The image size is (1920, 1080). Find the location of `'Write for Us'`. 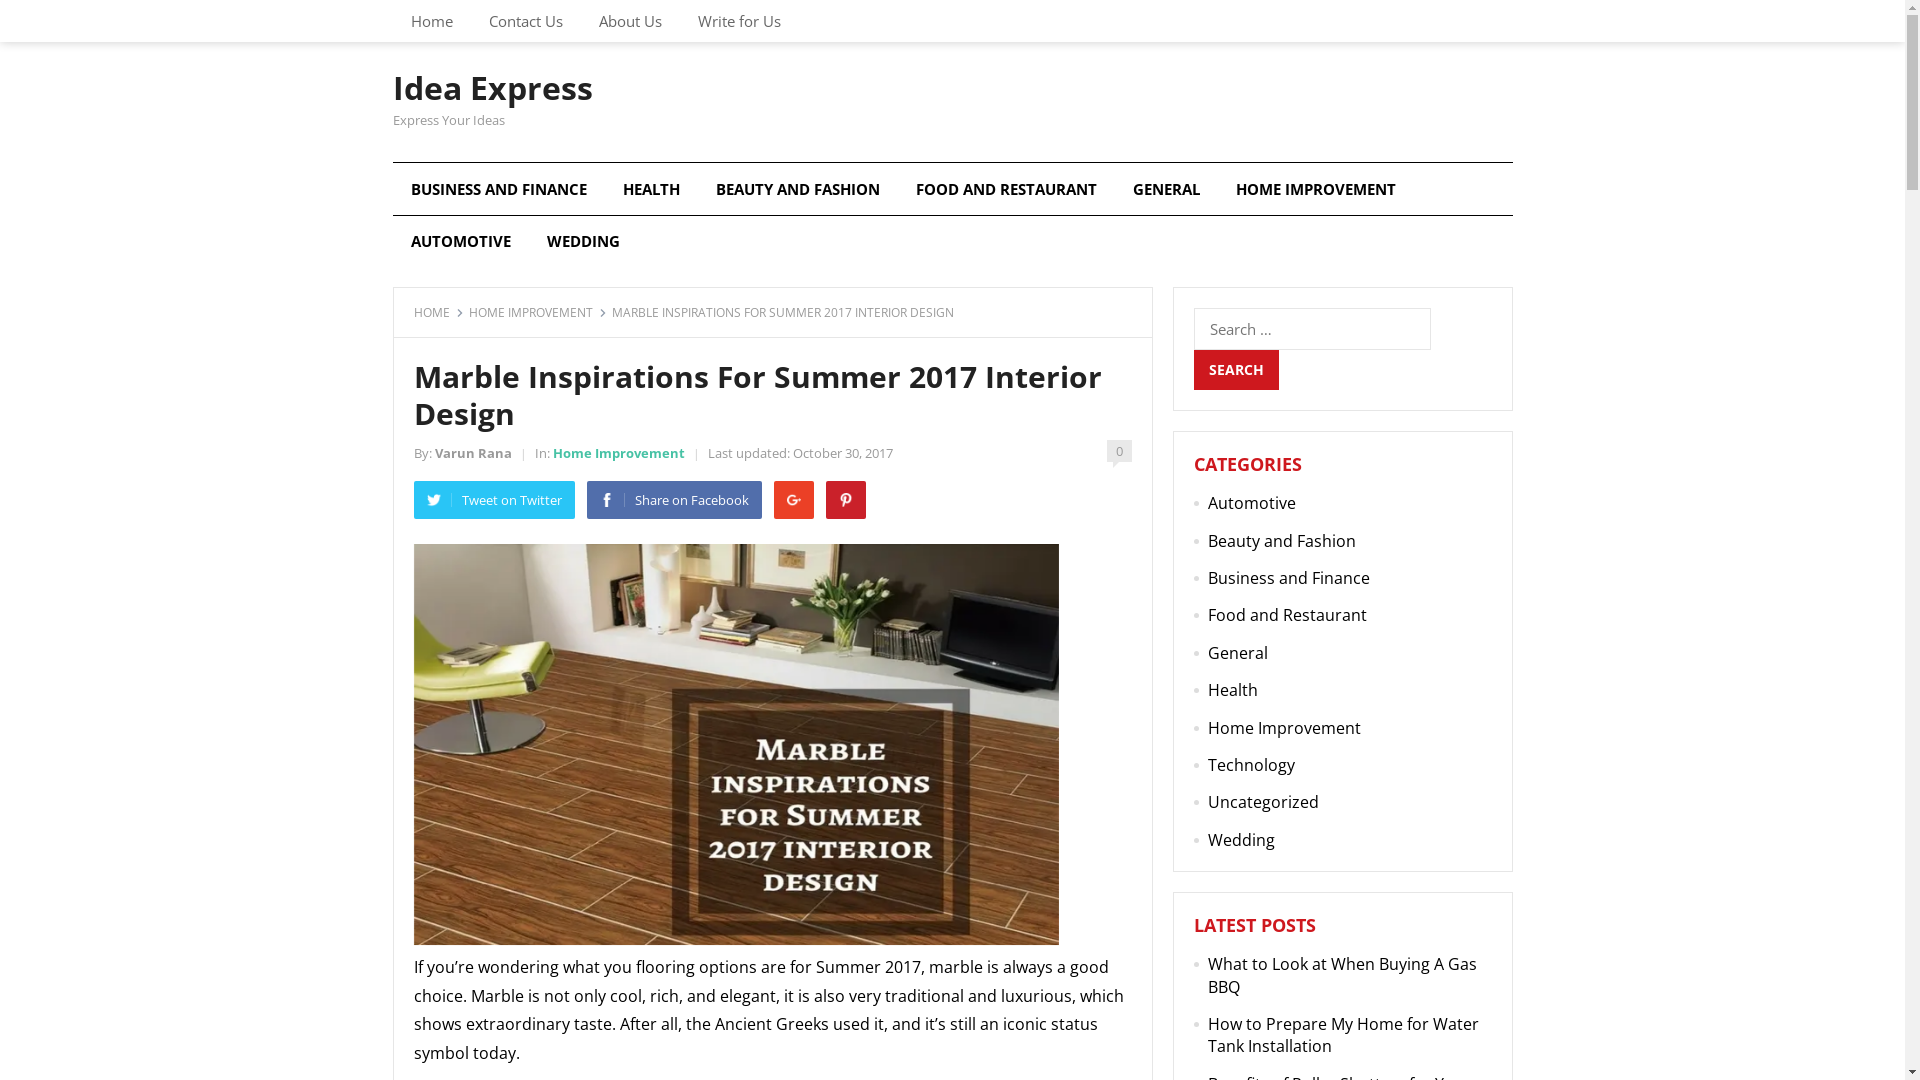

'Write for Us' is located at coordinates (738, 20).